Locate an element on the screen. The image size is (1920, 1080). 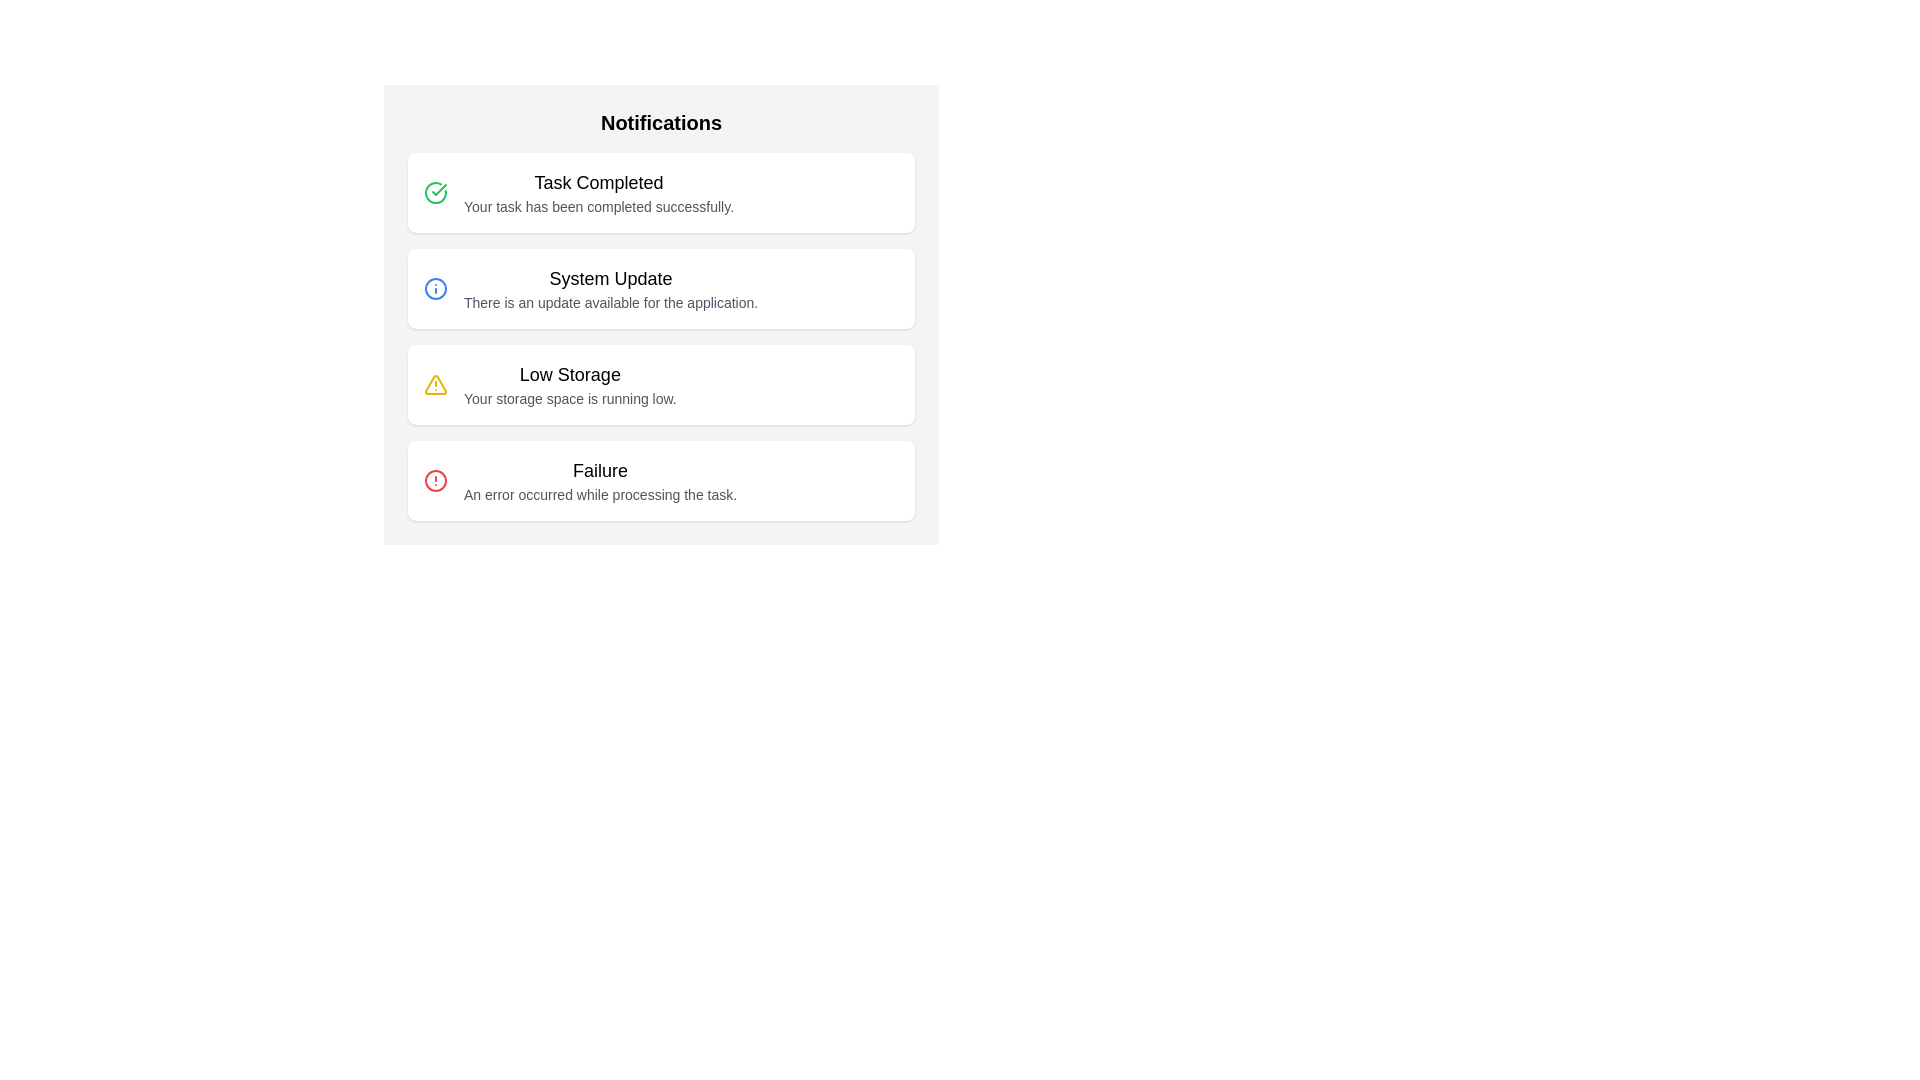
the first success notification box located at the top of the notifications list is located at coordinates (661, 192).